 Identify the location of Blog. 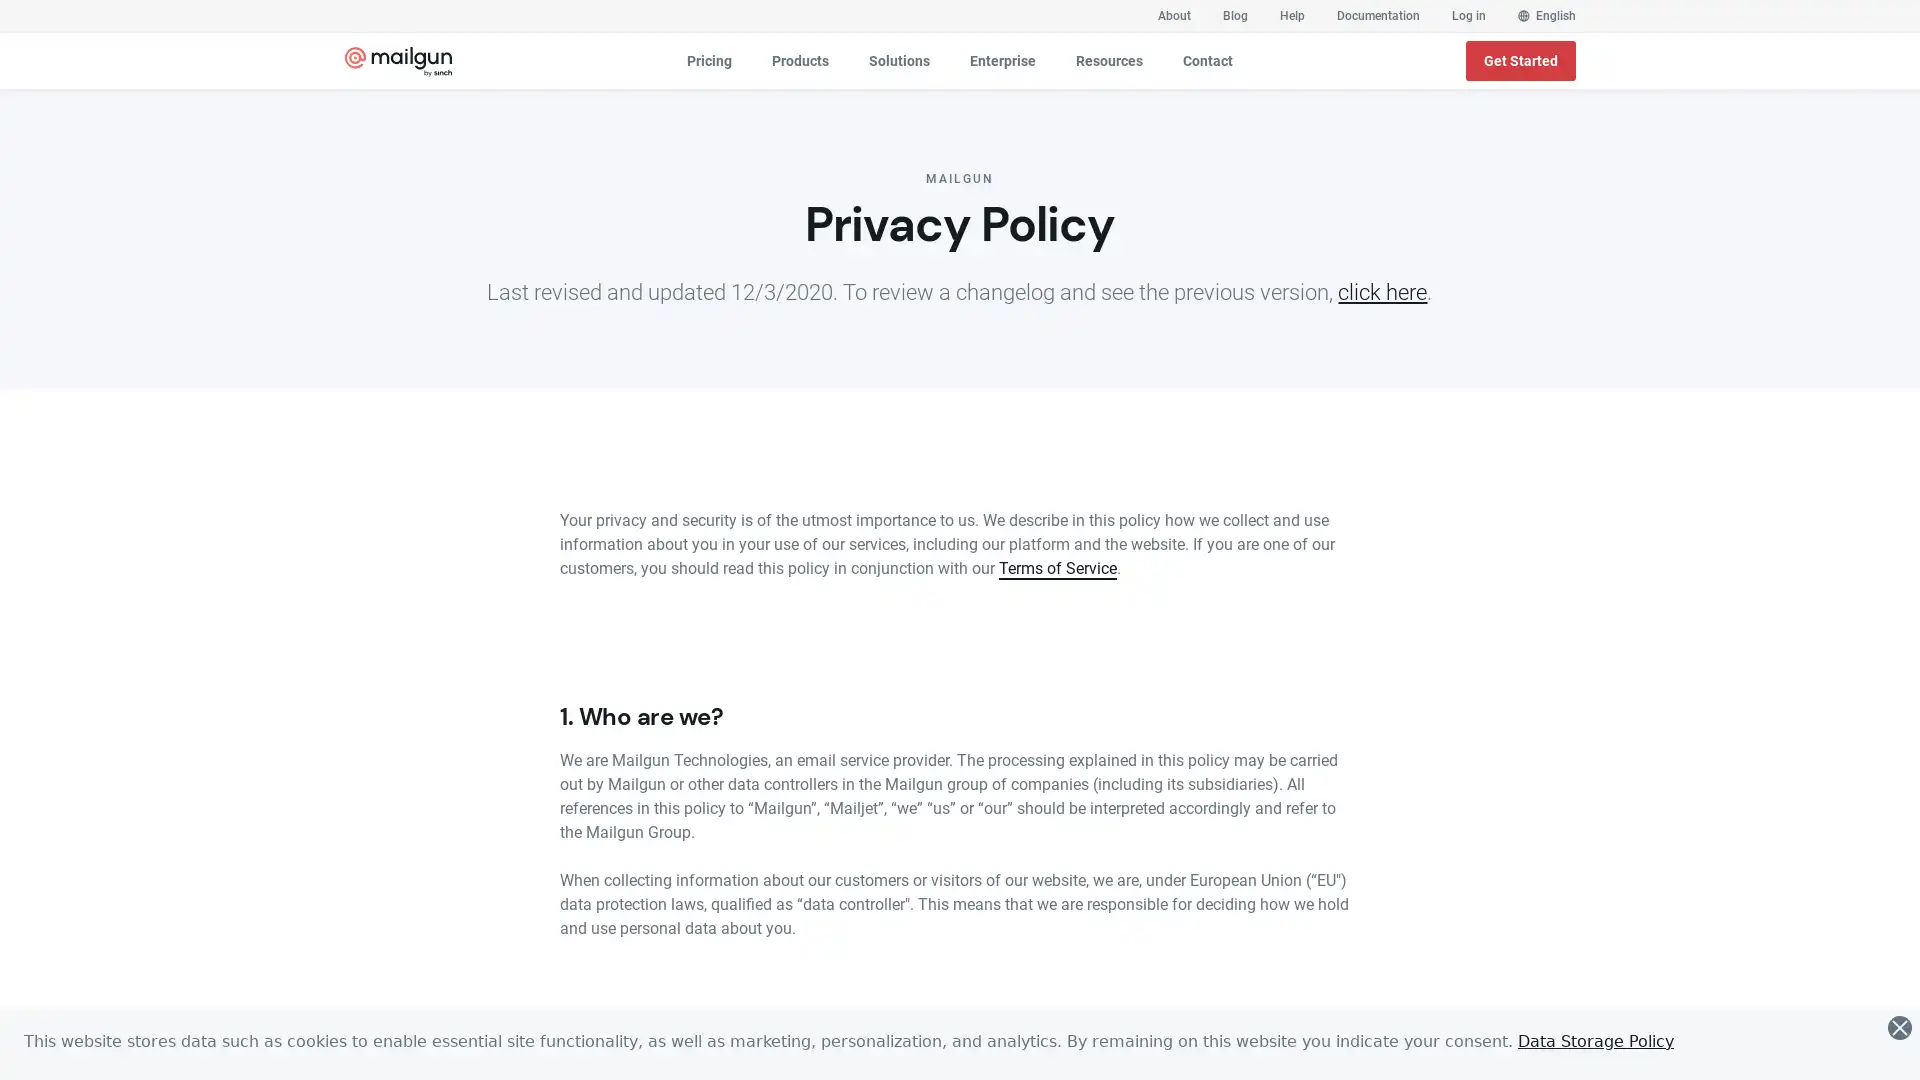
(1234, 15).